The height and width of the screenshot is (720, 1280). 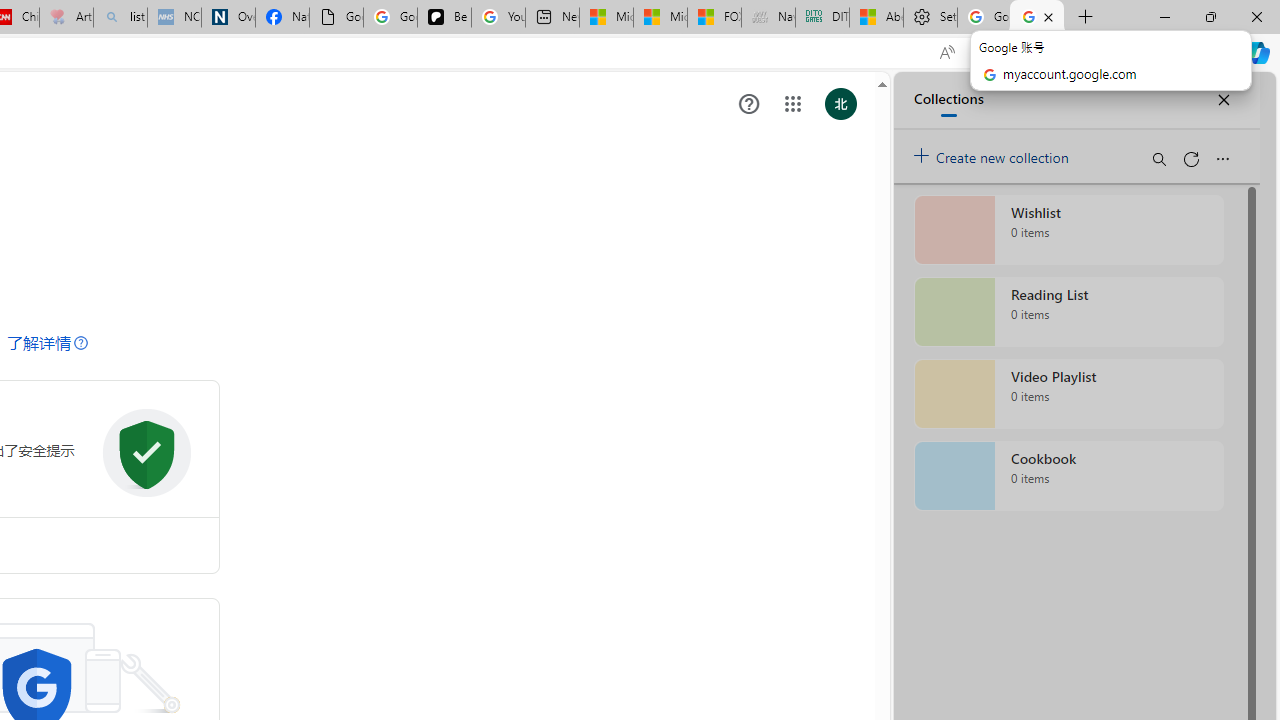 I want to click on 'Be Smart | creating Science videos | Patreon', so click(x=443, y=17).